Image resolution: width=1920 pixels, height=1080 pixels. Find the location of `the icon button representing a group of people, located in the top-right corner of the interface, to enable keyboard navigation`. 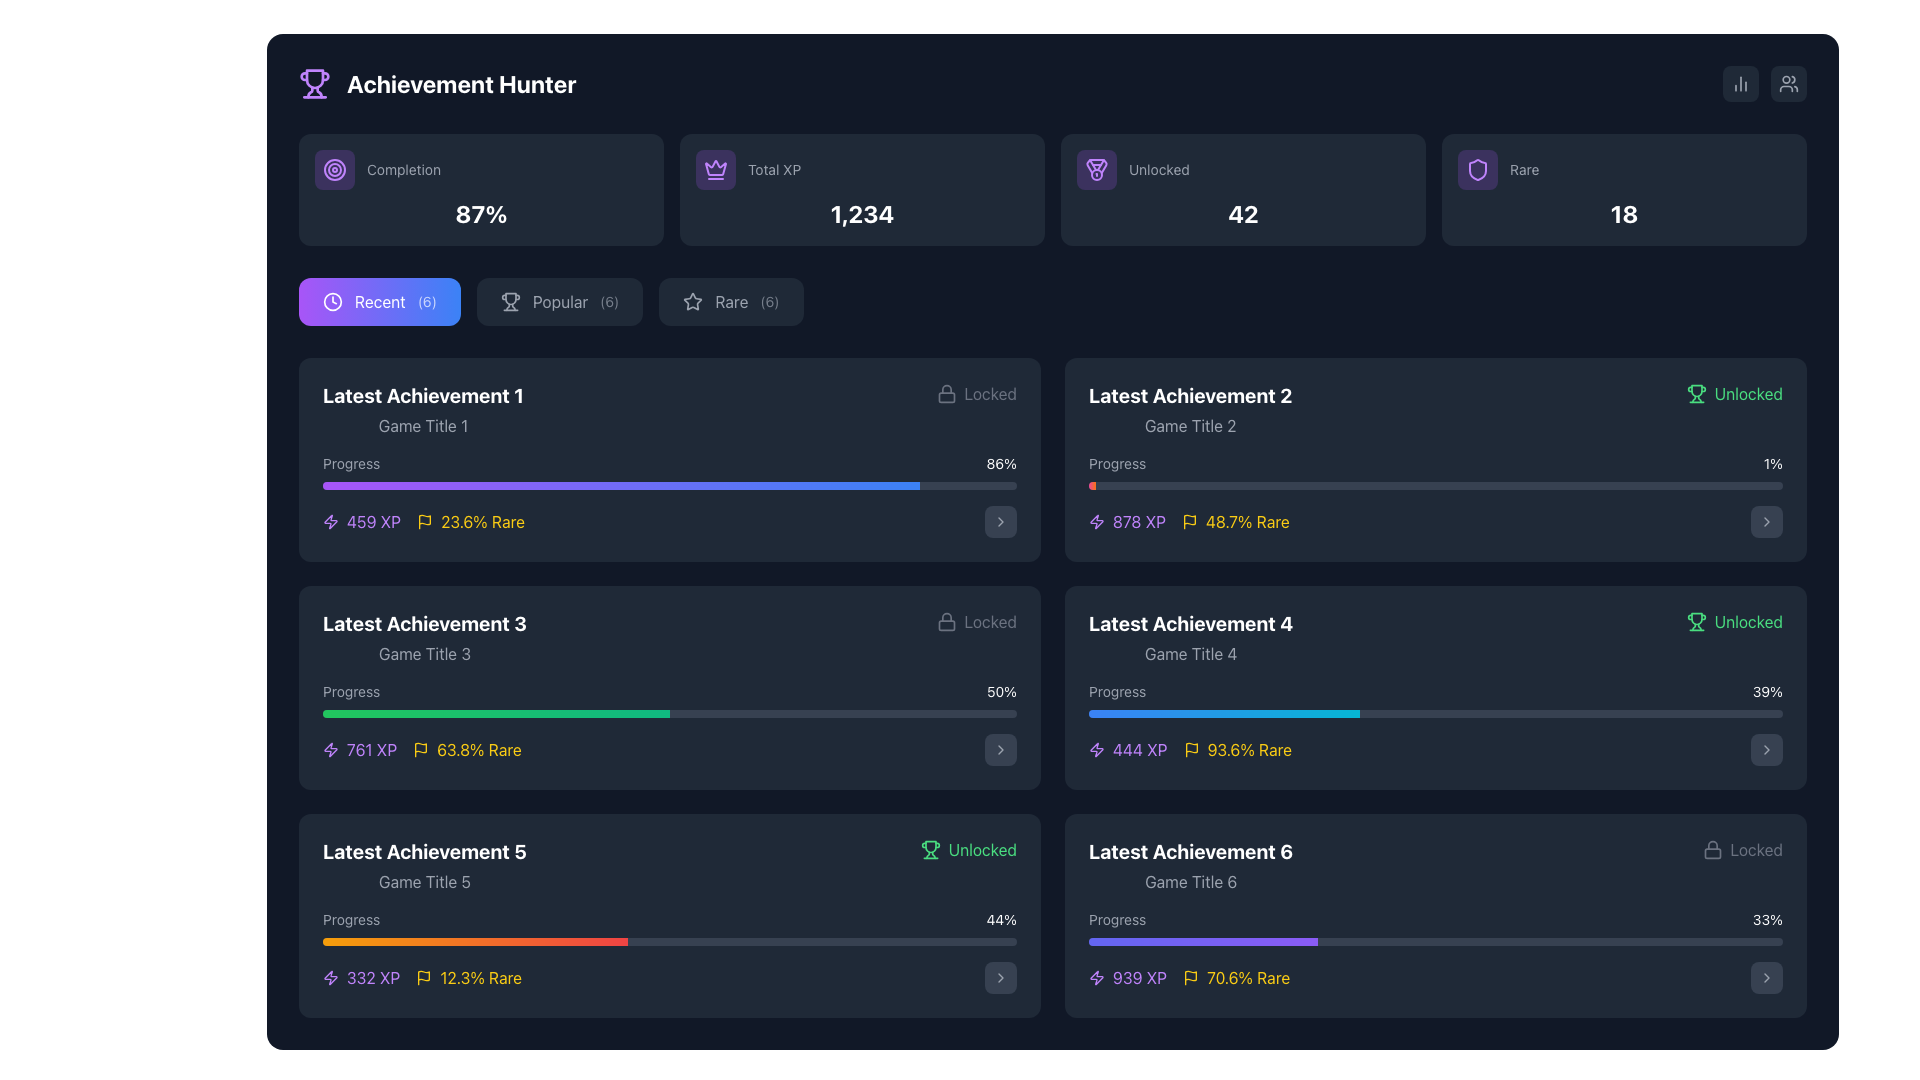

the icon button representing a group of people, located in the top-right corner of the interface, to enable keyboard navigation is located at coordinates (1789, 83).